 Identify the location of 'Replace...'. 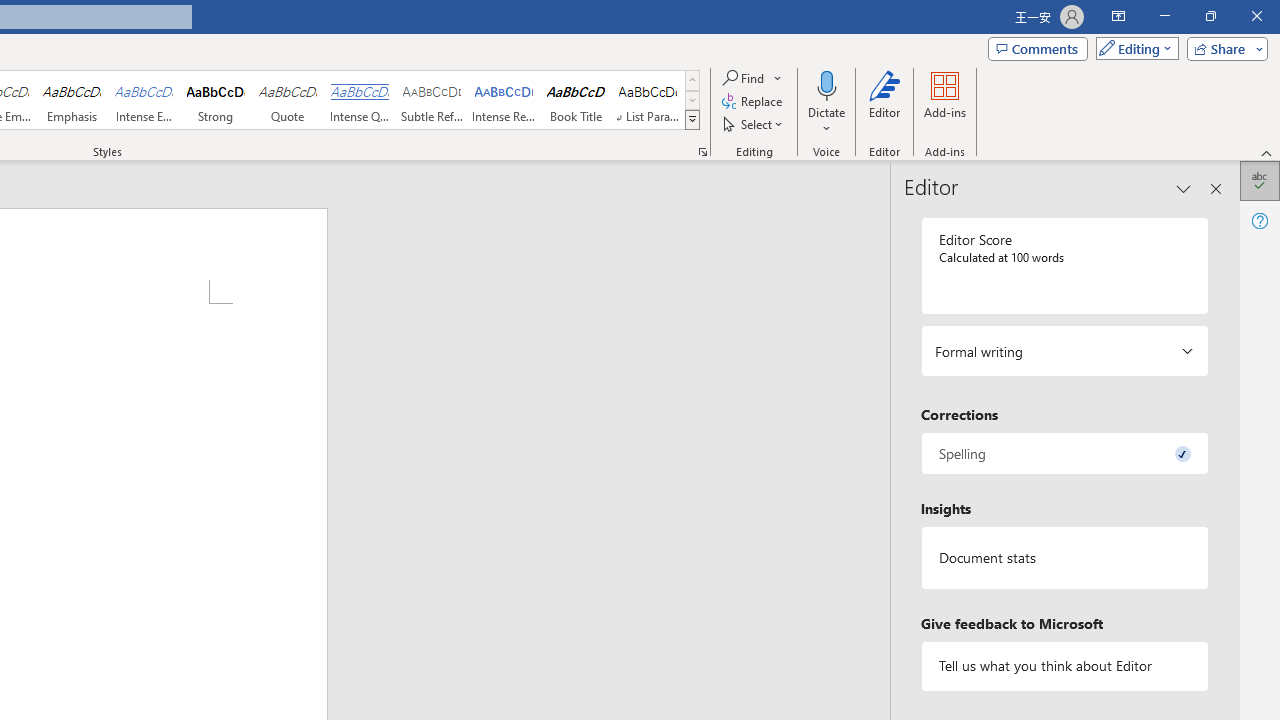
(752, 101).